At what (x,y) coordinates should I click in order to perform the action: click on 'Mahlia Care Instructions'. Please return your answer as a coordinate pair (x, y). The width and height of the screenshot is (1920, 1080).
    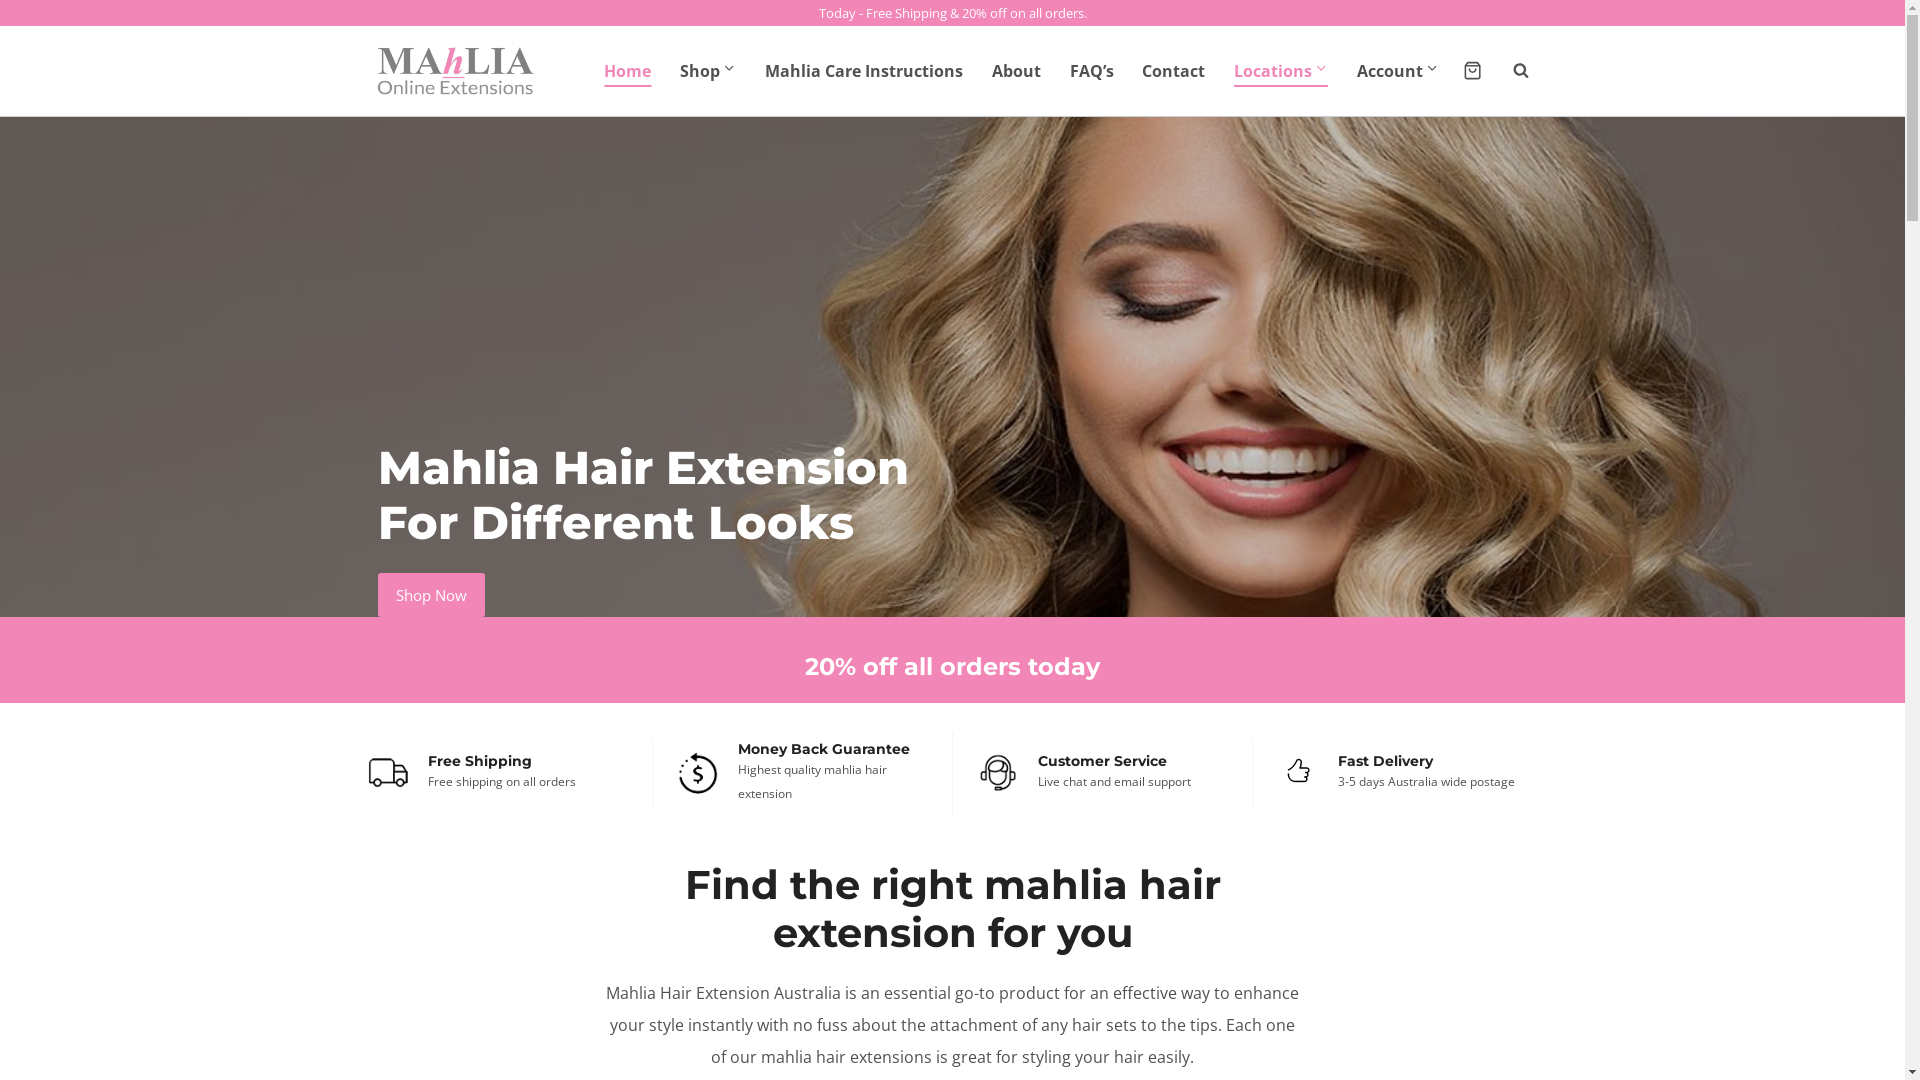
    Looking at the image, I should click on (864, 69).